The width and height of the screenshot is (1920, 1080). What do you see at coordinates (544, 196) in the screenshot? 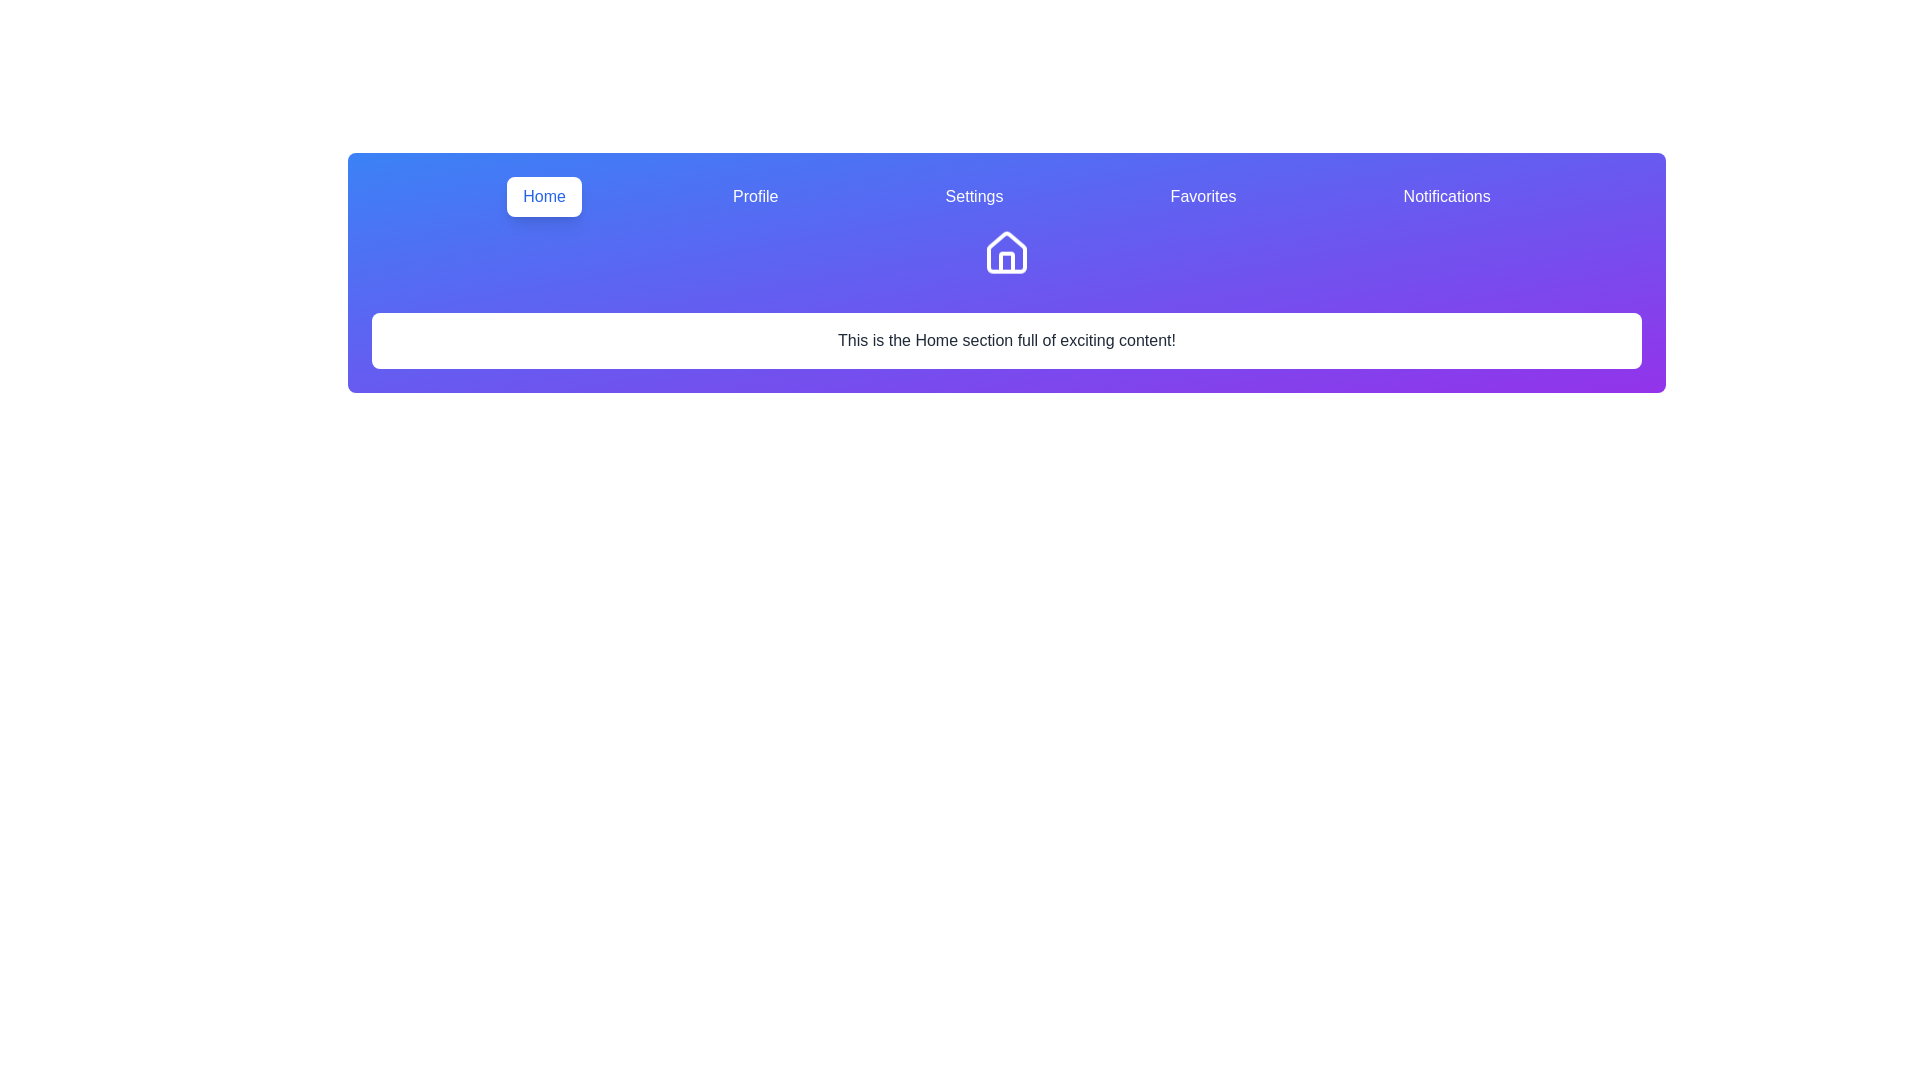
I see `the prominent action button labeled 'Home' with a white background and blue text` at bounding box center [544, 196].